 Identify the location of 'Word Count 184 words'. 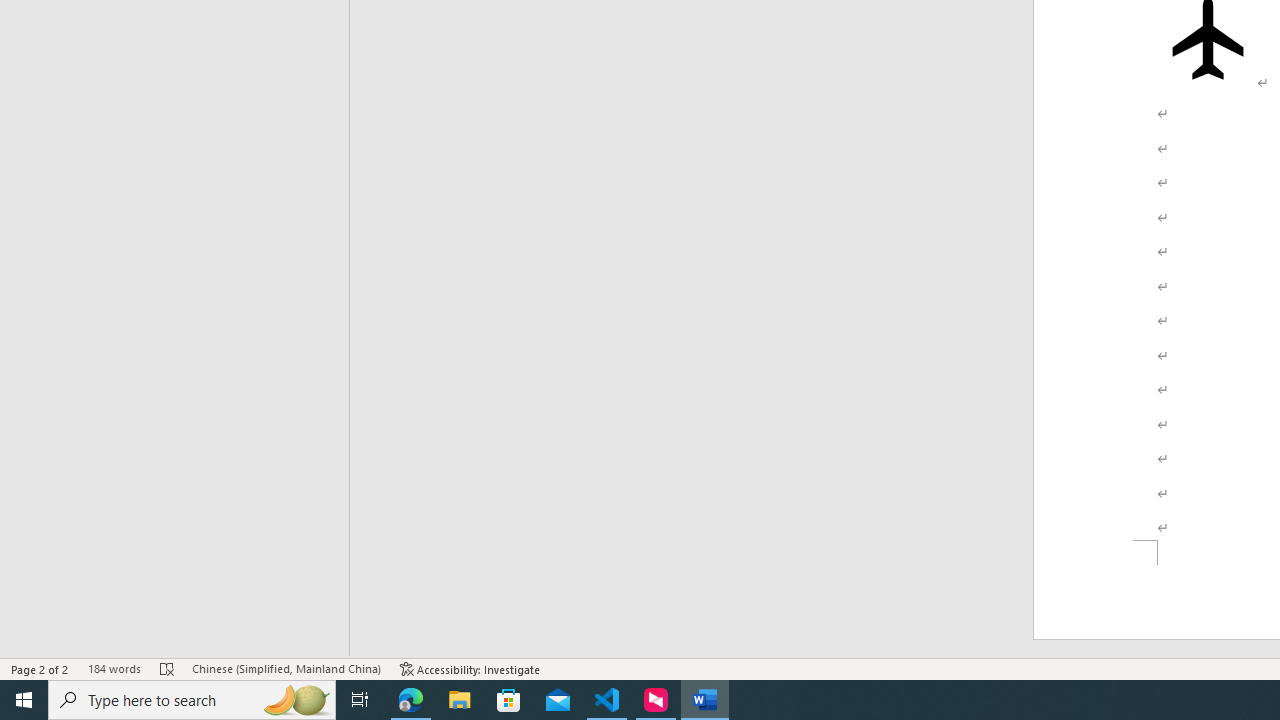
(112, 669).